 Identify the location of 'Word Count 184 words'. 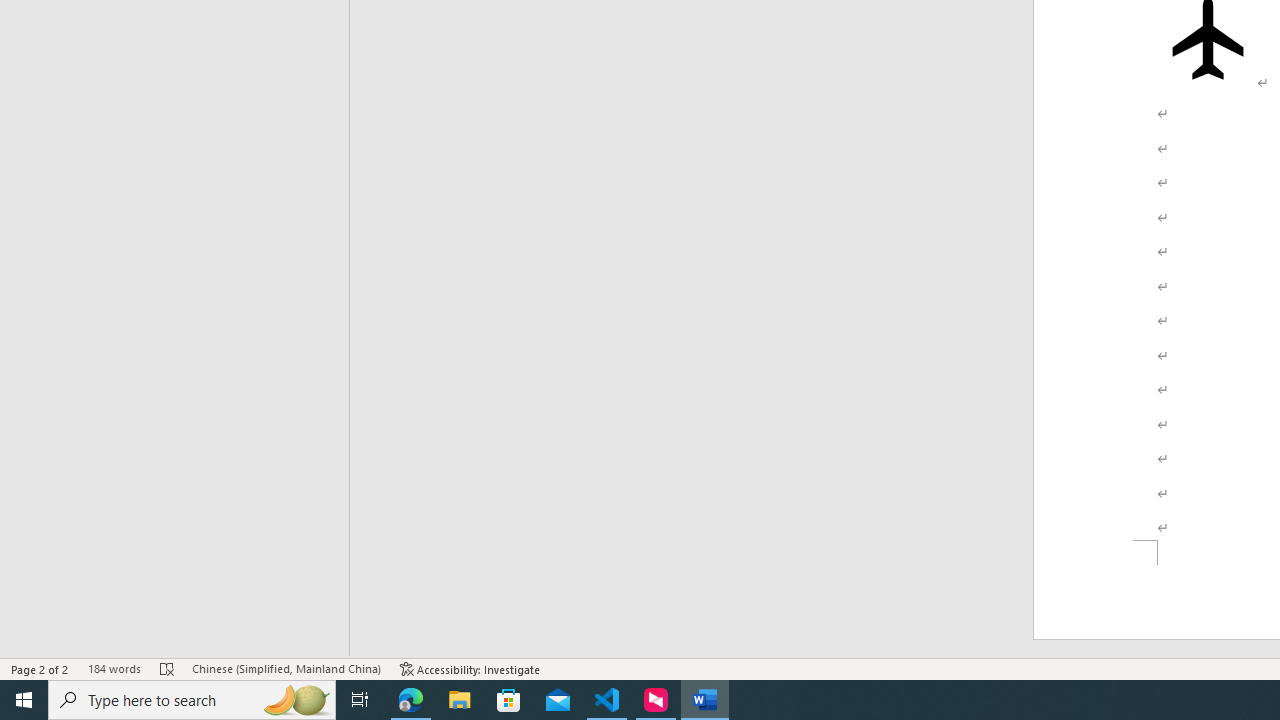
(112, 669).